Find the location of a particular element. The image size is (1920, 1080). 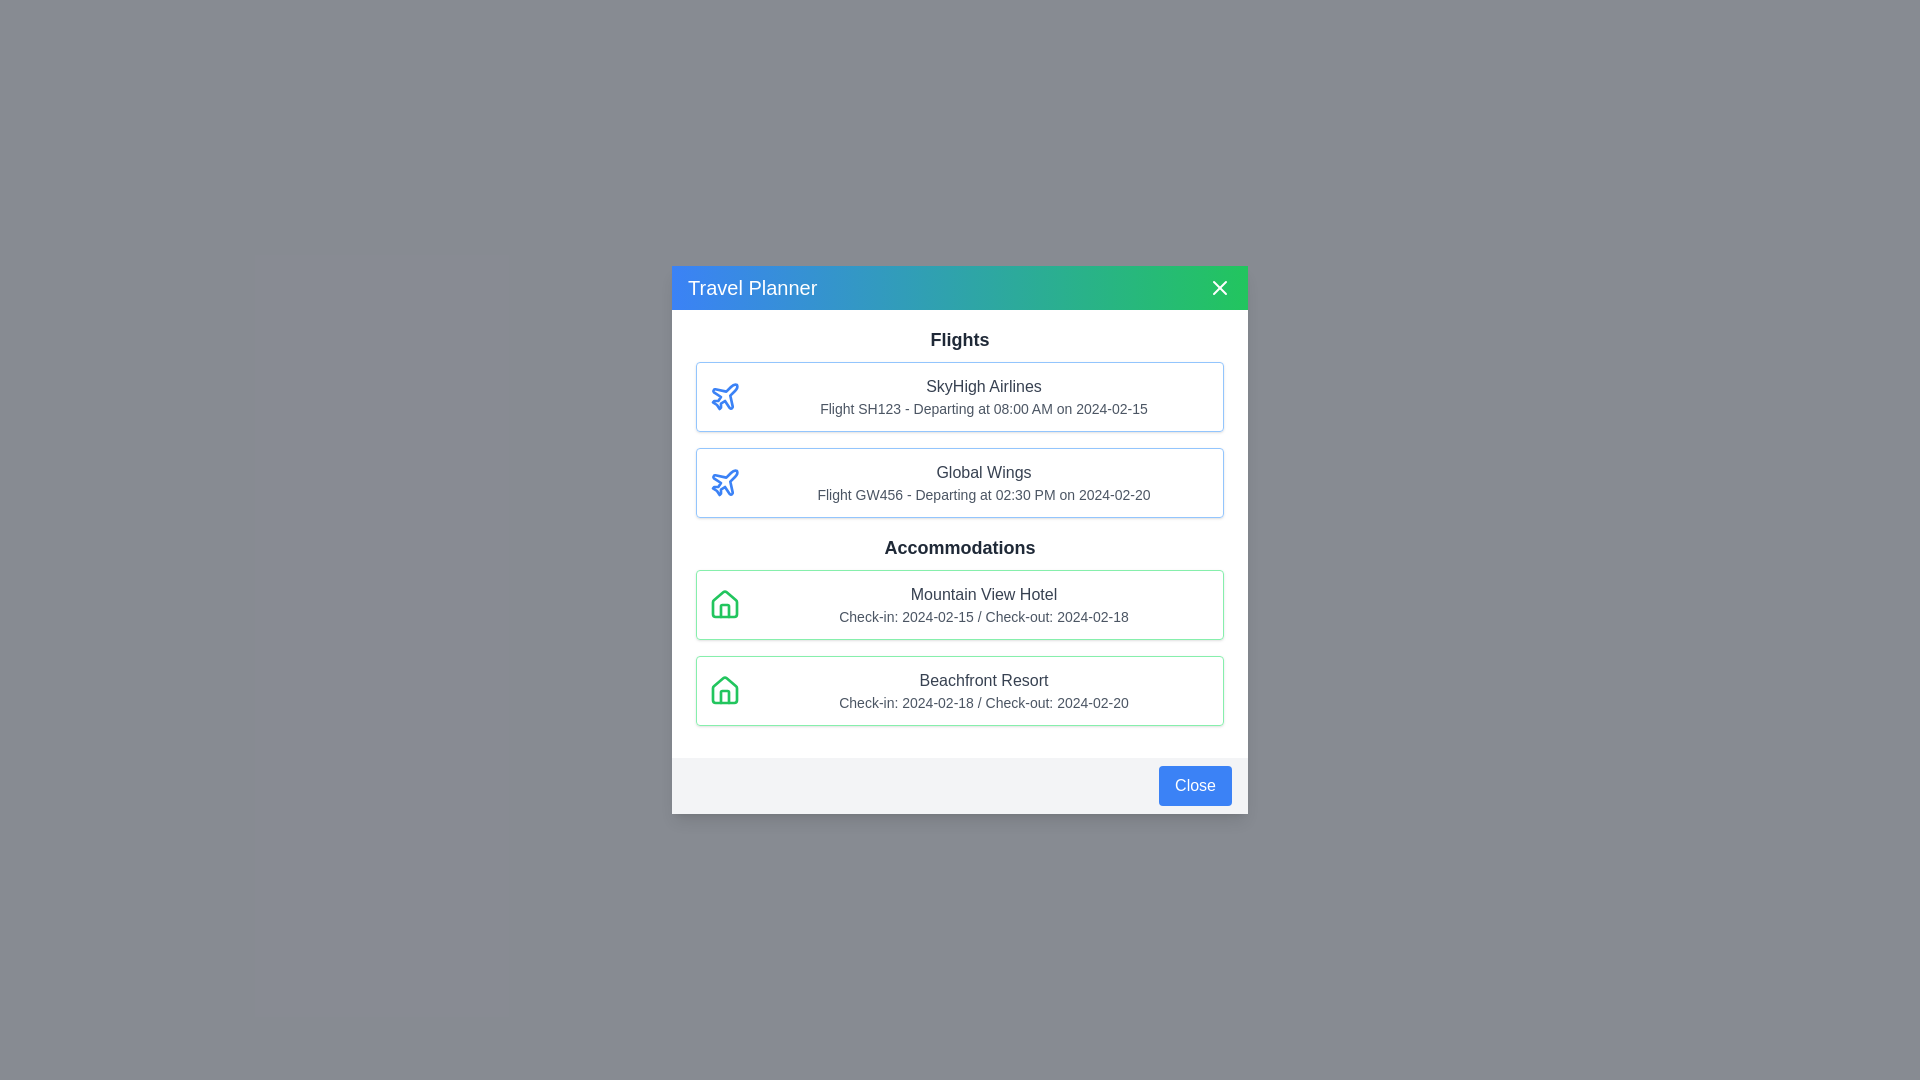

the text display that conveys information about a specific flight, located as the first item in the 'Flights' list, above 'Global Wings' is located at coordinates (983, 397).